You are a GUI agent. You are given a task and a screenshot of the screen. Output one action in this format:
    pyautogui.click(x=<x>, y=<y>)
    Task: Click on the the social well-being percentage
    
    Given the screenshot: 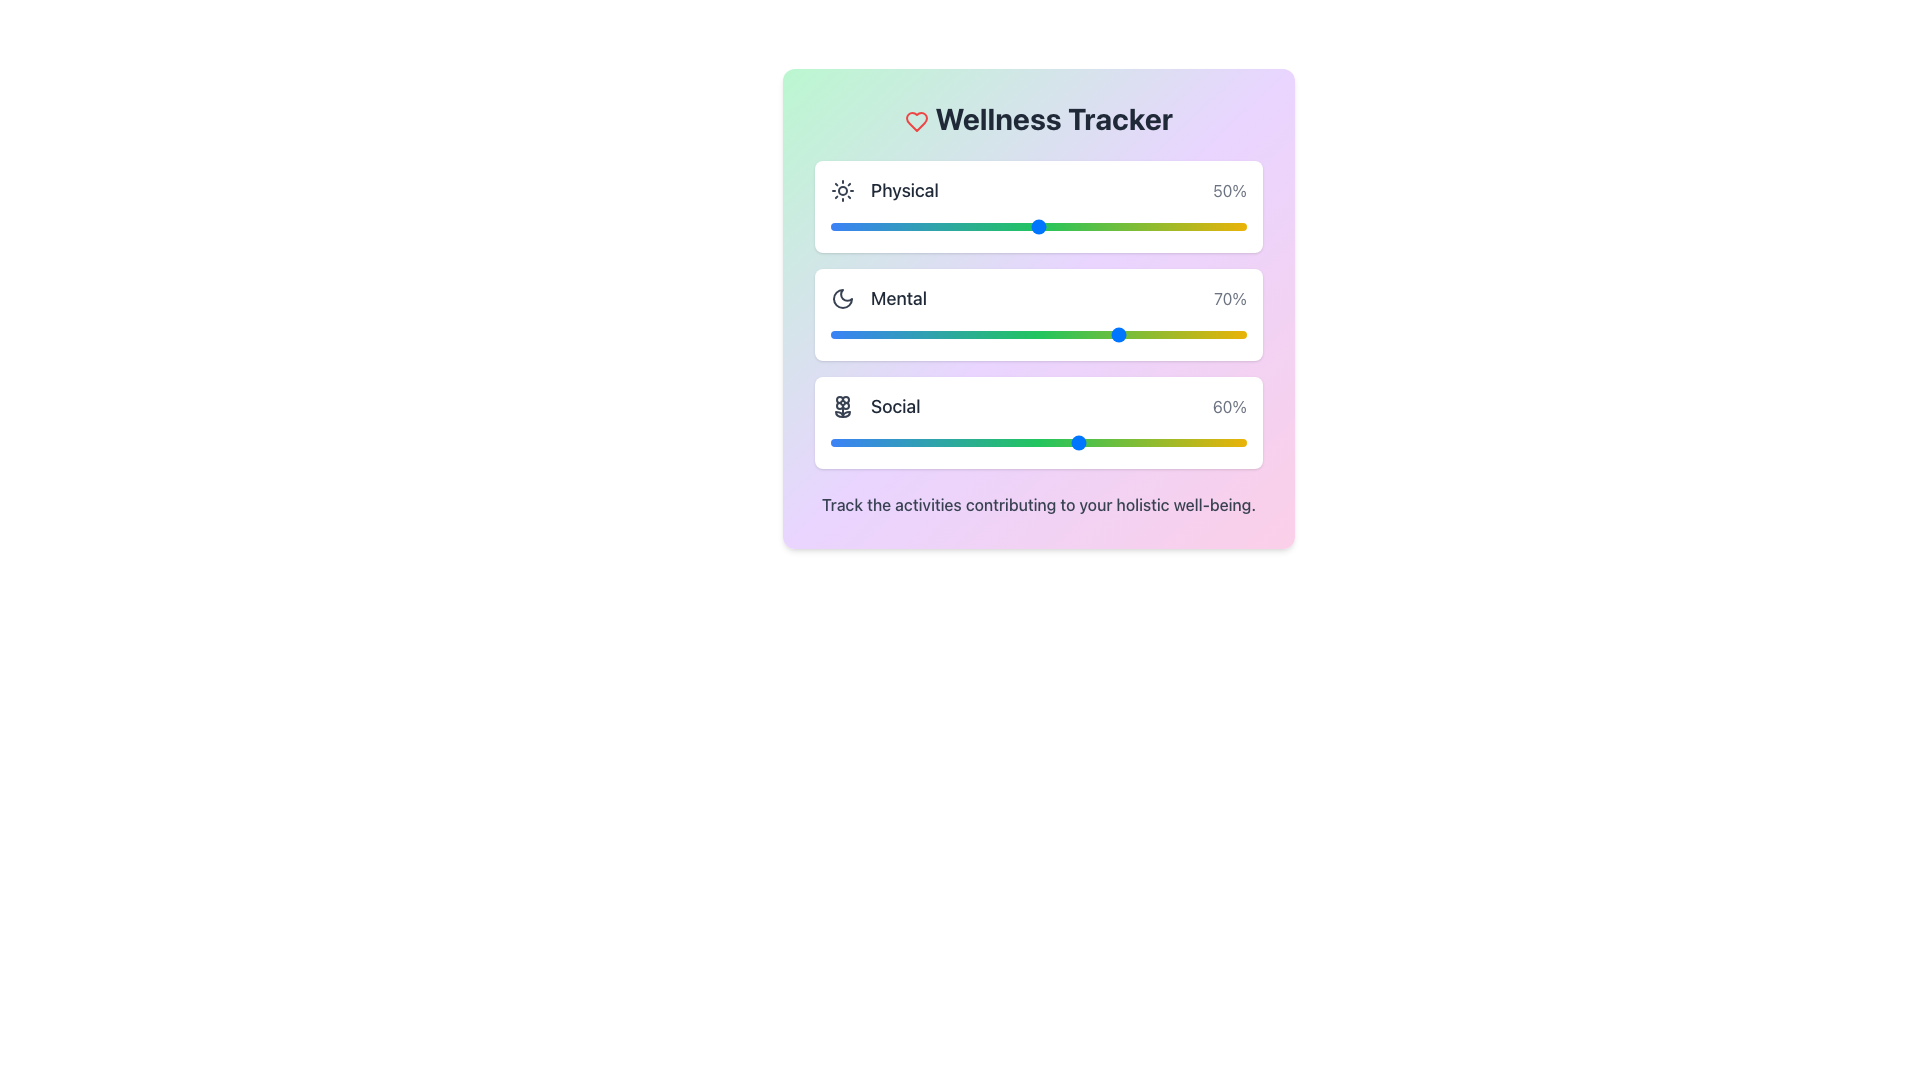 What is the action you would take?
    pyautogui.click(x=904, y=442)
    